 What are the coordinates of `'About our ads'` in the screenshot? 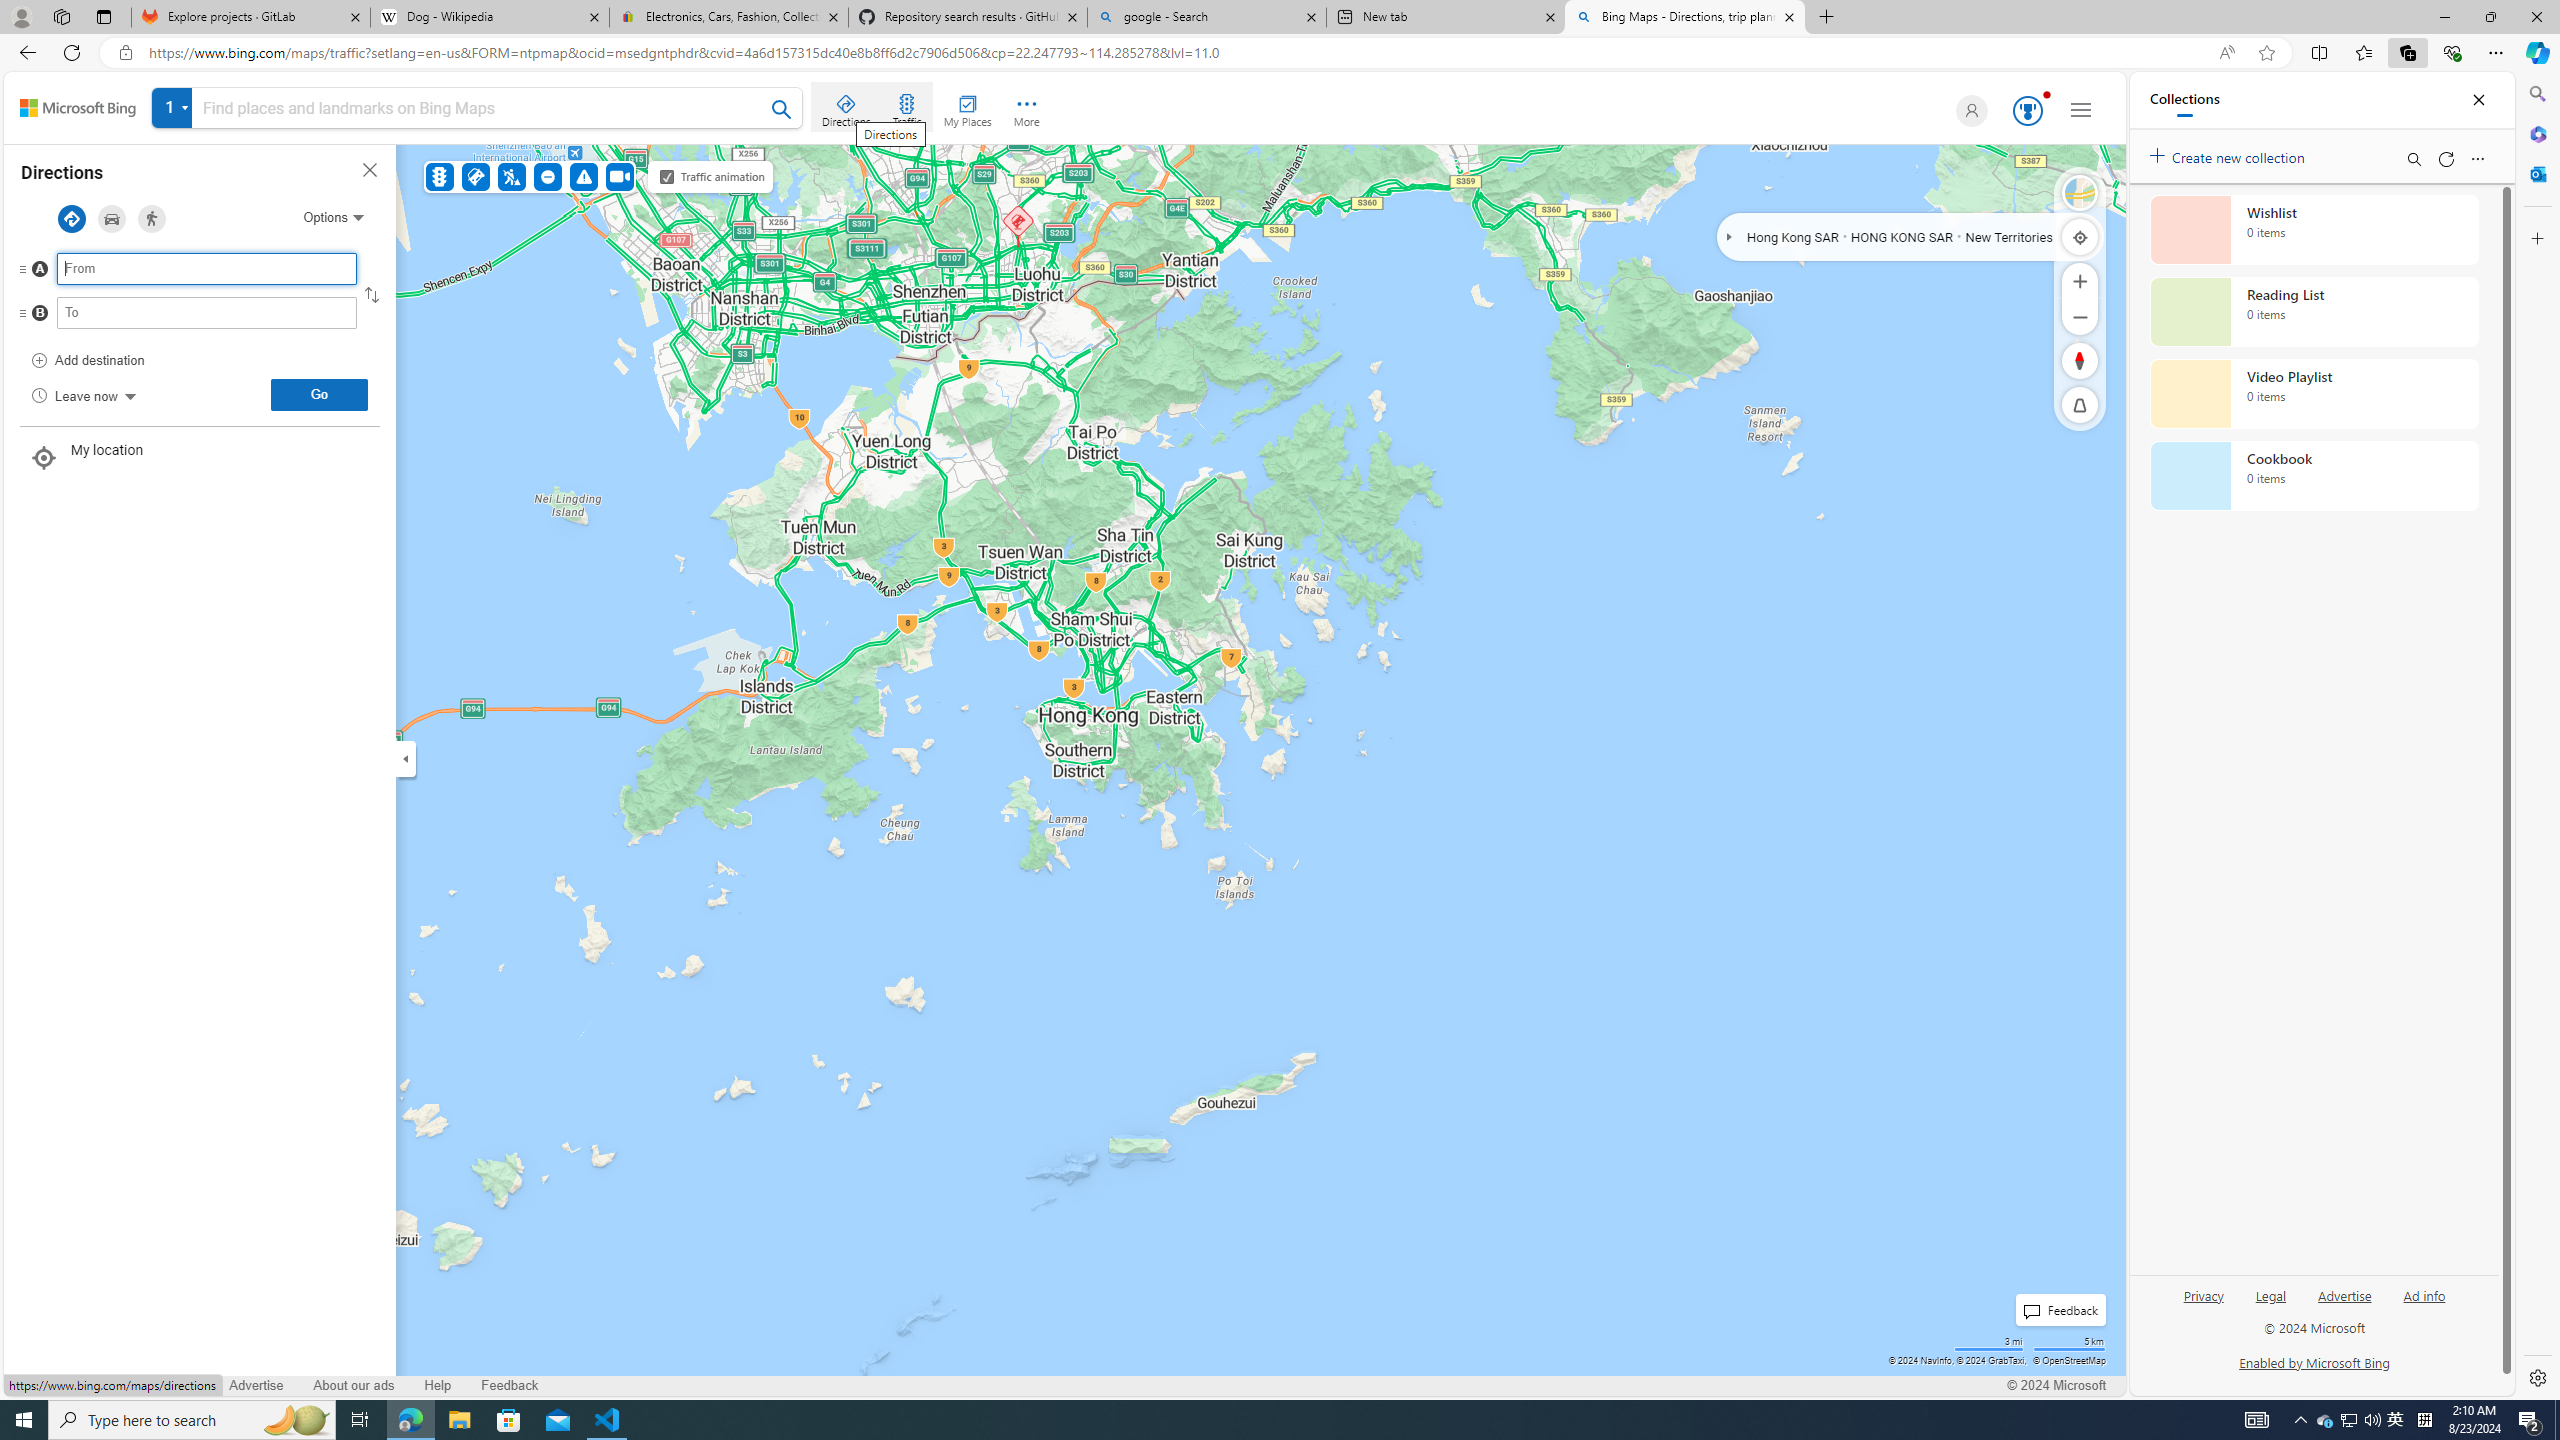 It's located at (352, 1385).